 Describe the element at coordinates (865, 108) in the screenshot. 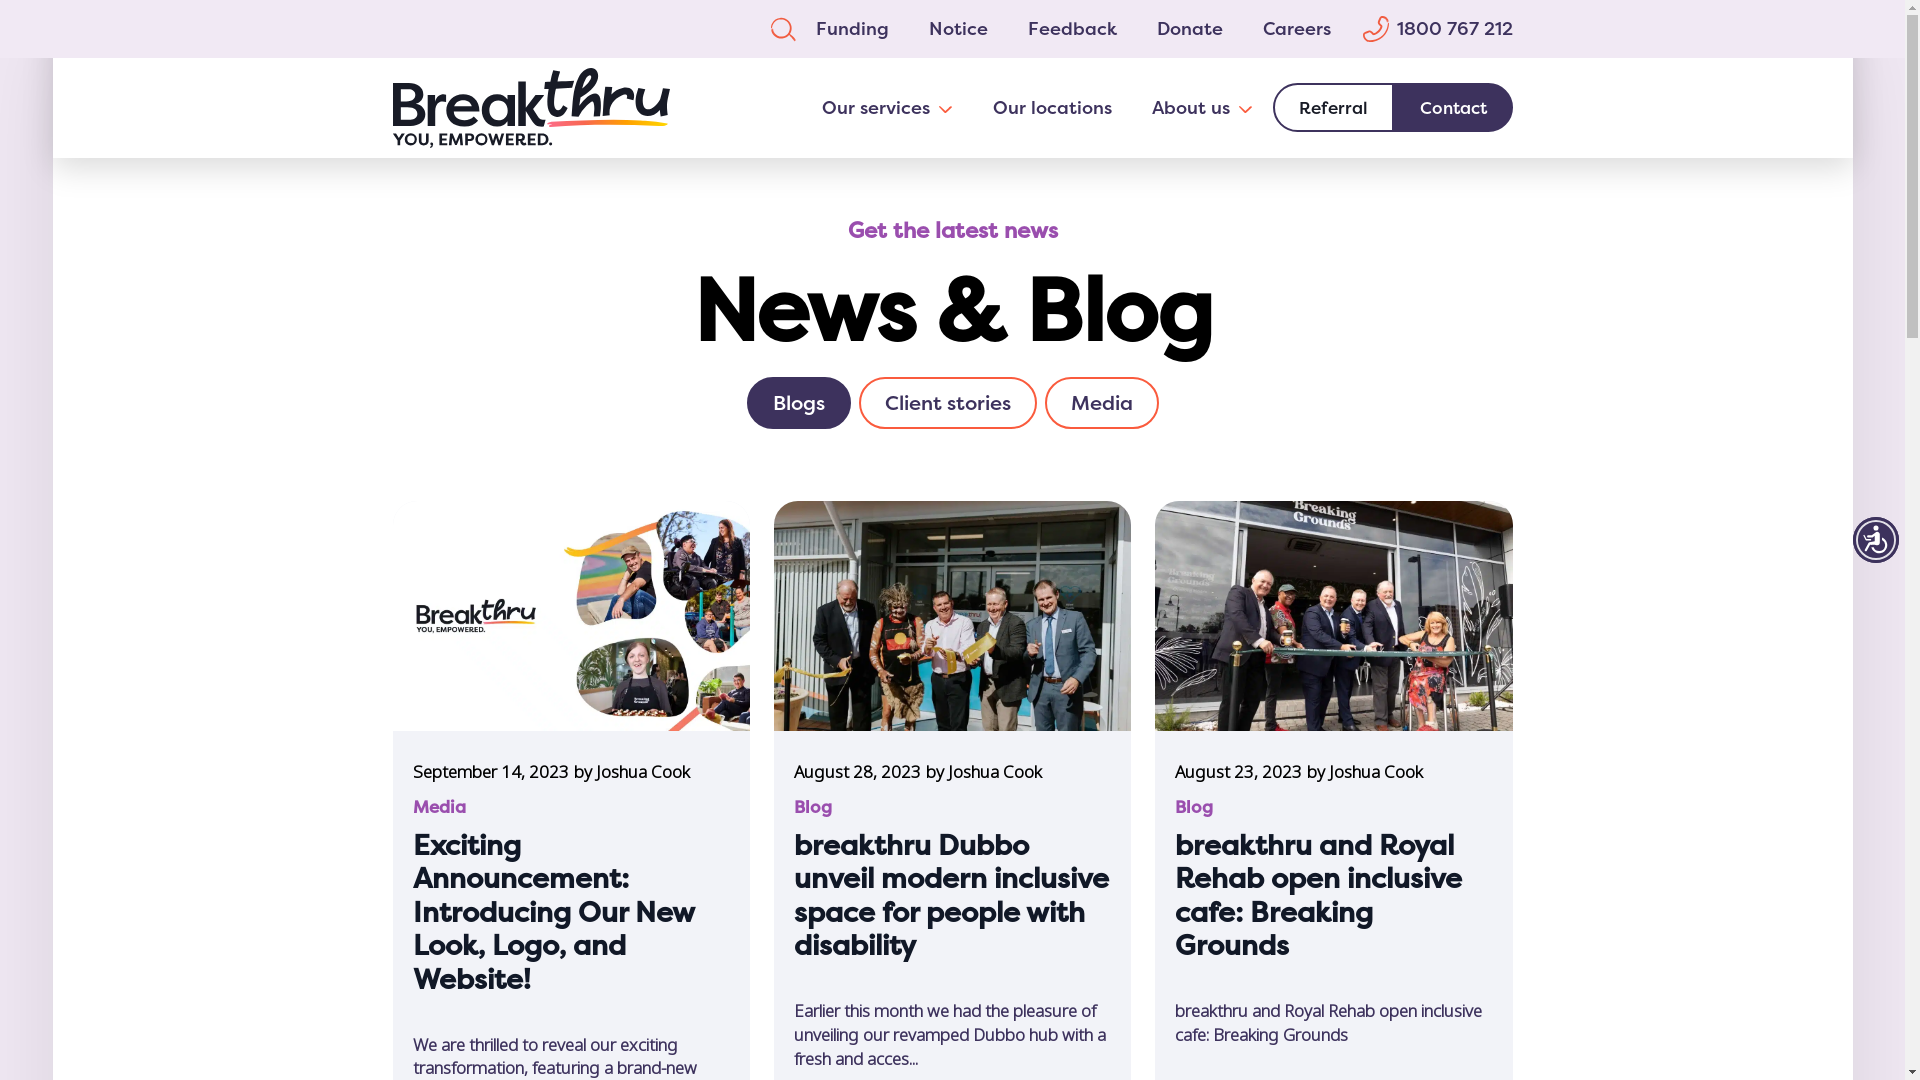

I see `'Our services'` at that location.